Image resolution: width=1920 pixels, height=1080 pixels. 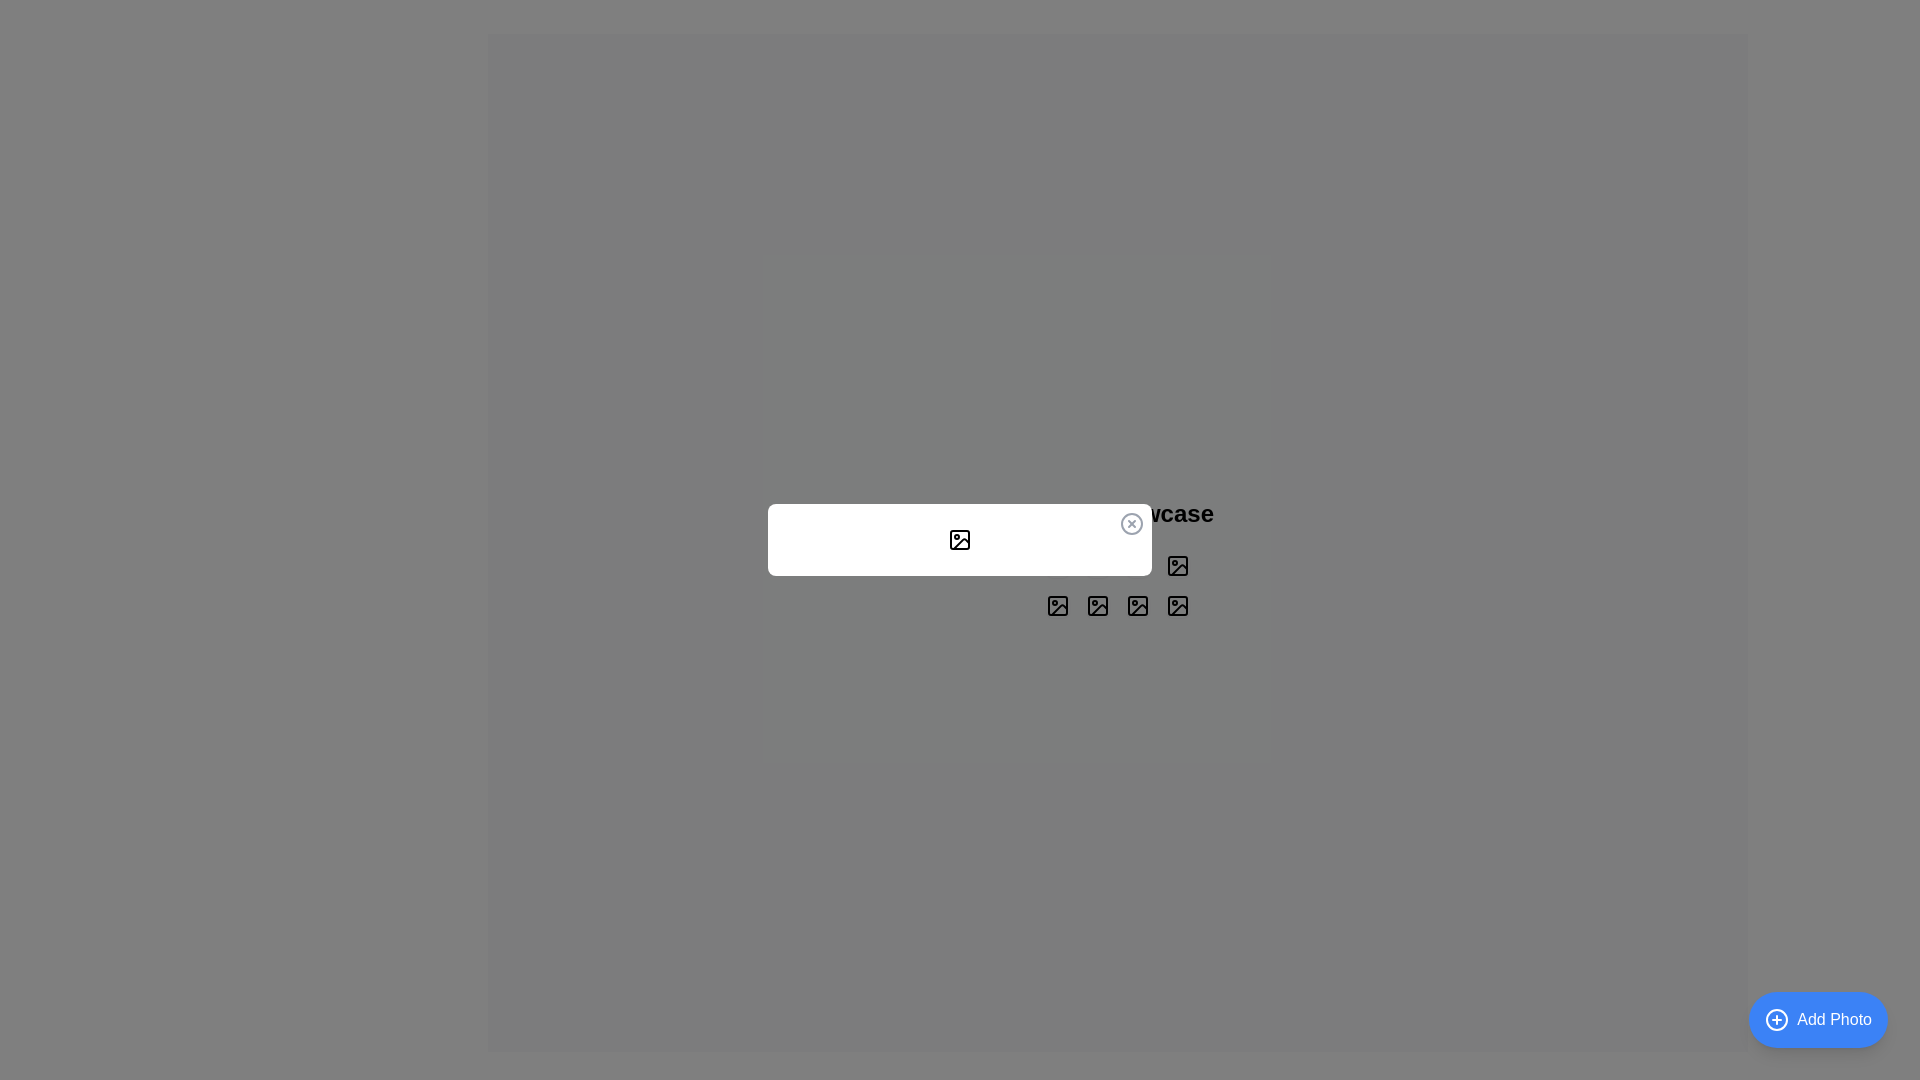 What do you see at coordinates (1137, 604) in the screenshot?
I see `the fourth thumbnail in the bottom grid of images, which features a black frame around a white pictogram of a mountain with a circle representing either a sun or moon` at bounding box center [1137, 604].